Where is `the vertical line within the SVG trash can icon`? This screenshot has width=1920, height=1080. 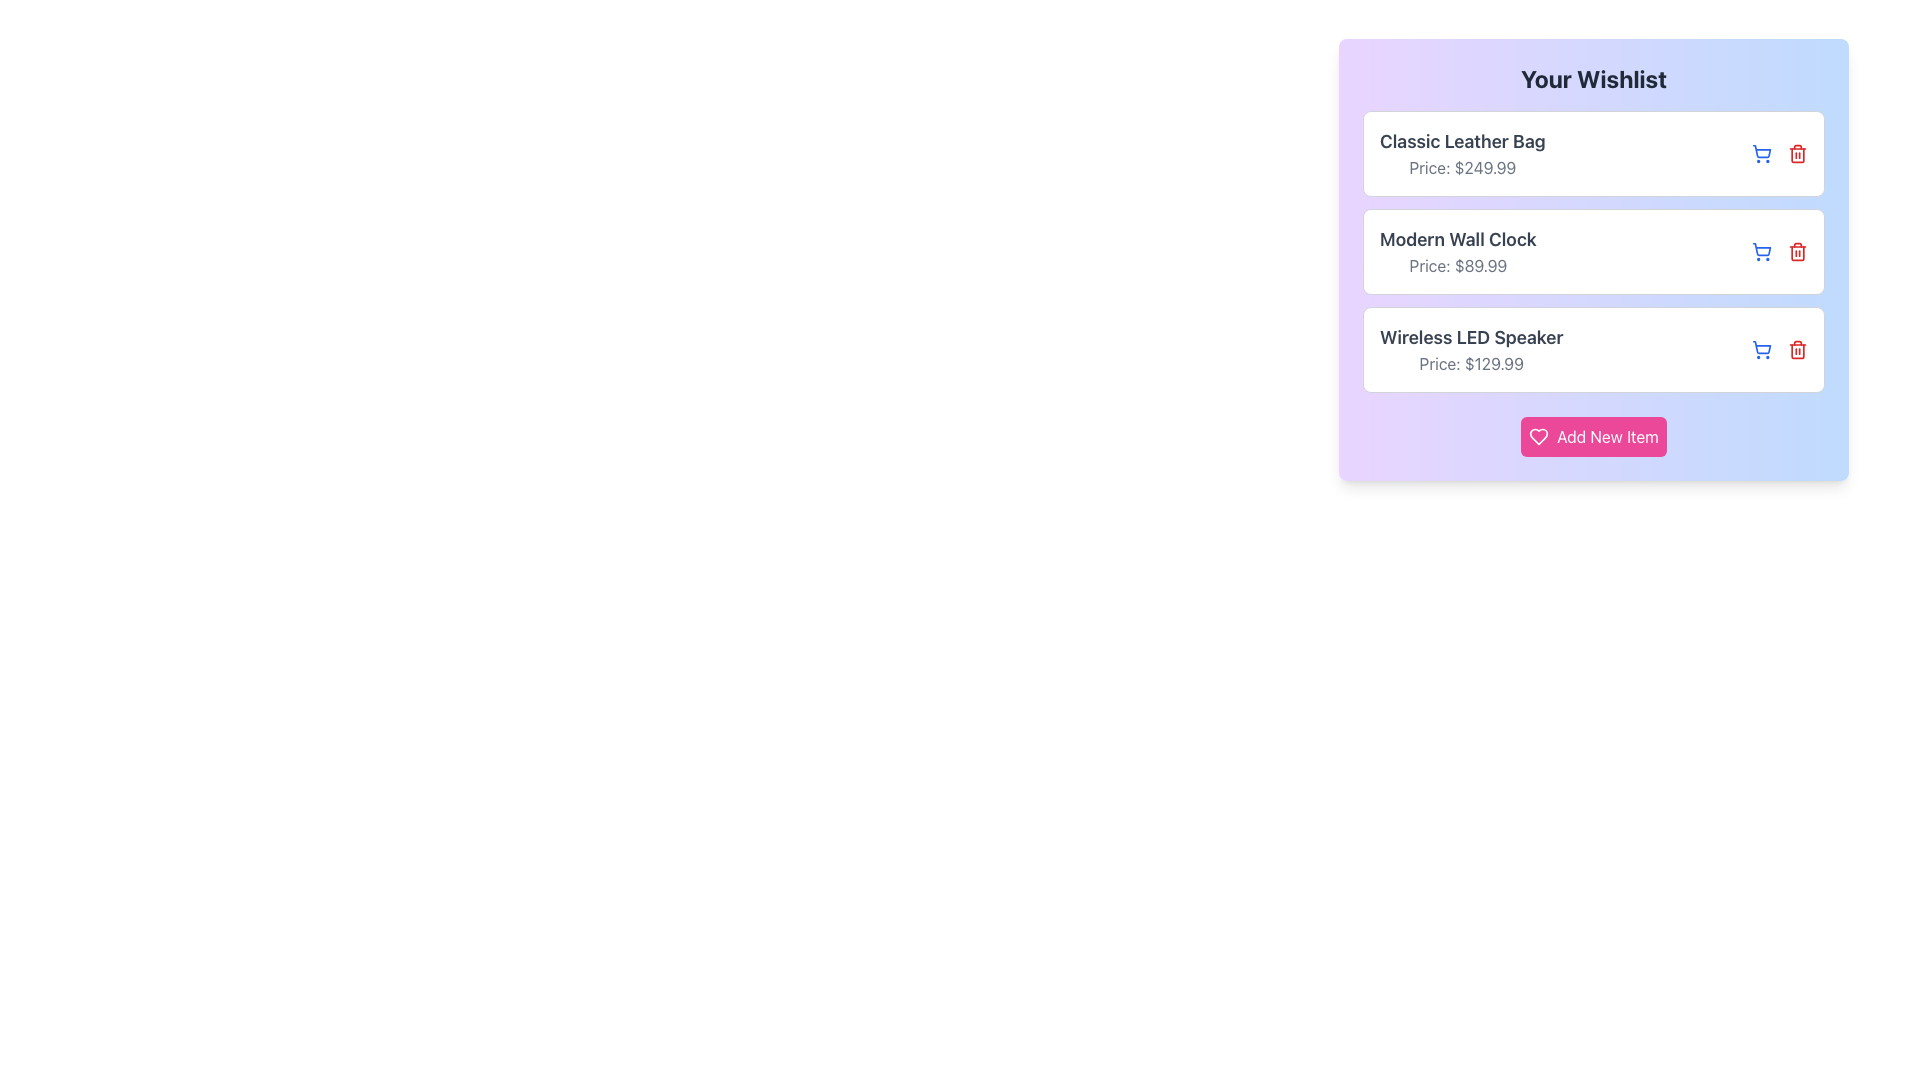 the vertical line within the SVG trash can icon is located at coordinates (1798, 252).